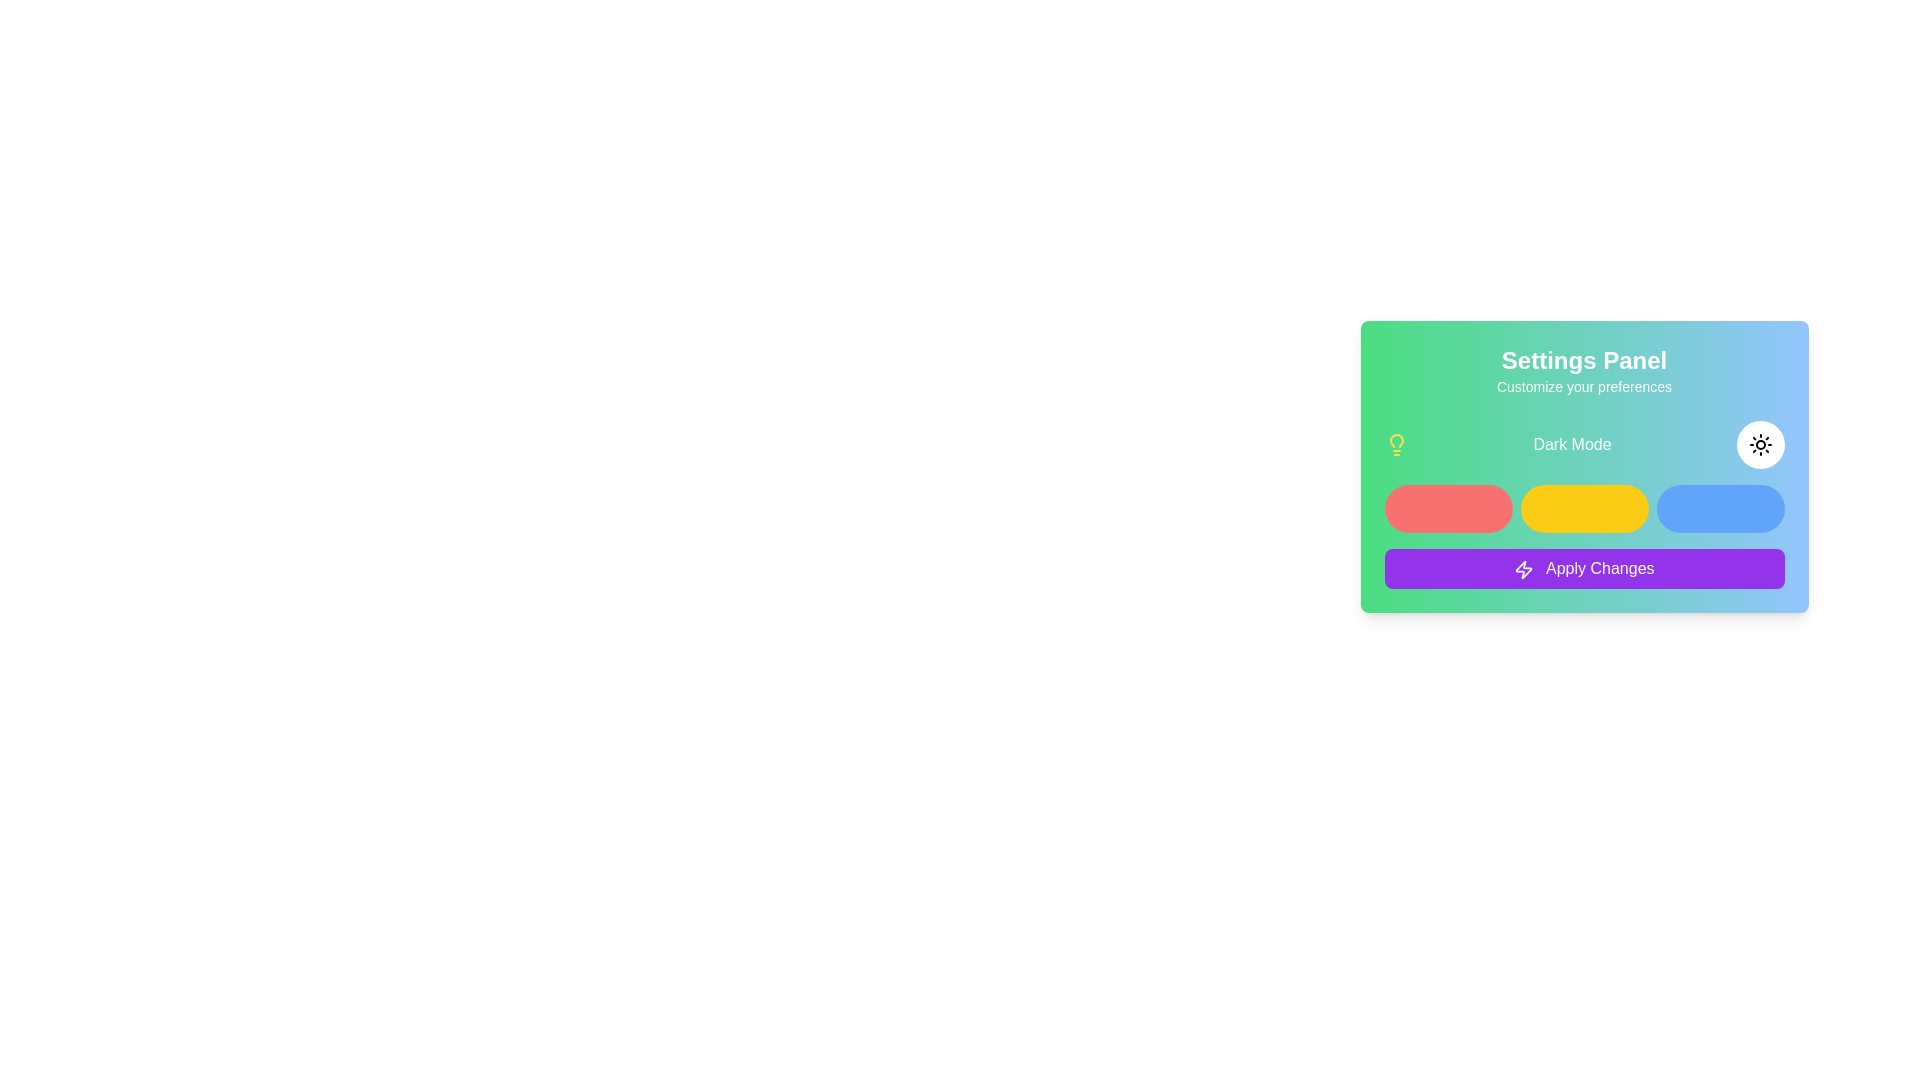 The width and height of the screenshot is (1920, 1080). Describe the element at coordinates (1448, 508) in the screenshot. I see `the red button with rounded corners located in the first column of the settings panel` at that location.